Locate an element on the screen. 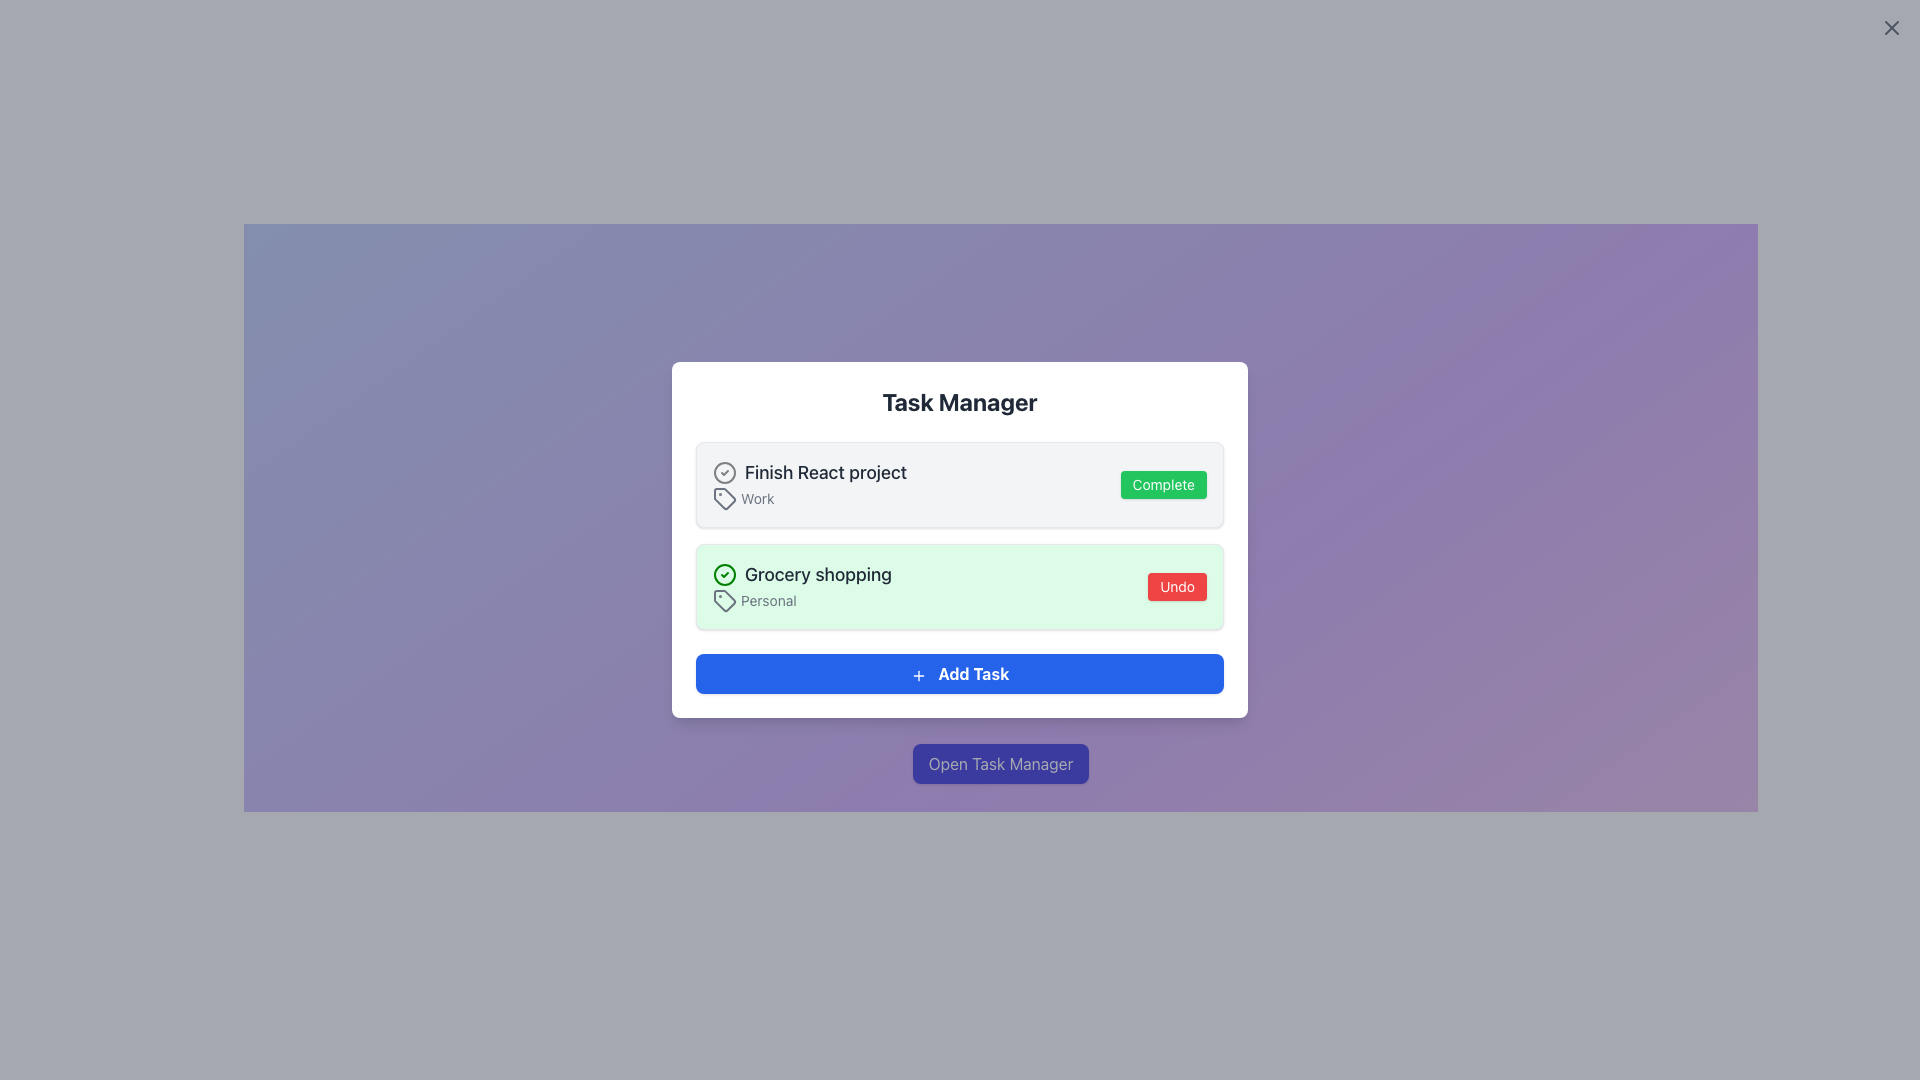 The height and width of the screenshot is (1080, 1920). the green 'Complete' button with white text to mark the task 'Finish React project' as completed is located at coordinates (1163, 485).